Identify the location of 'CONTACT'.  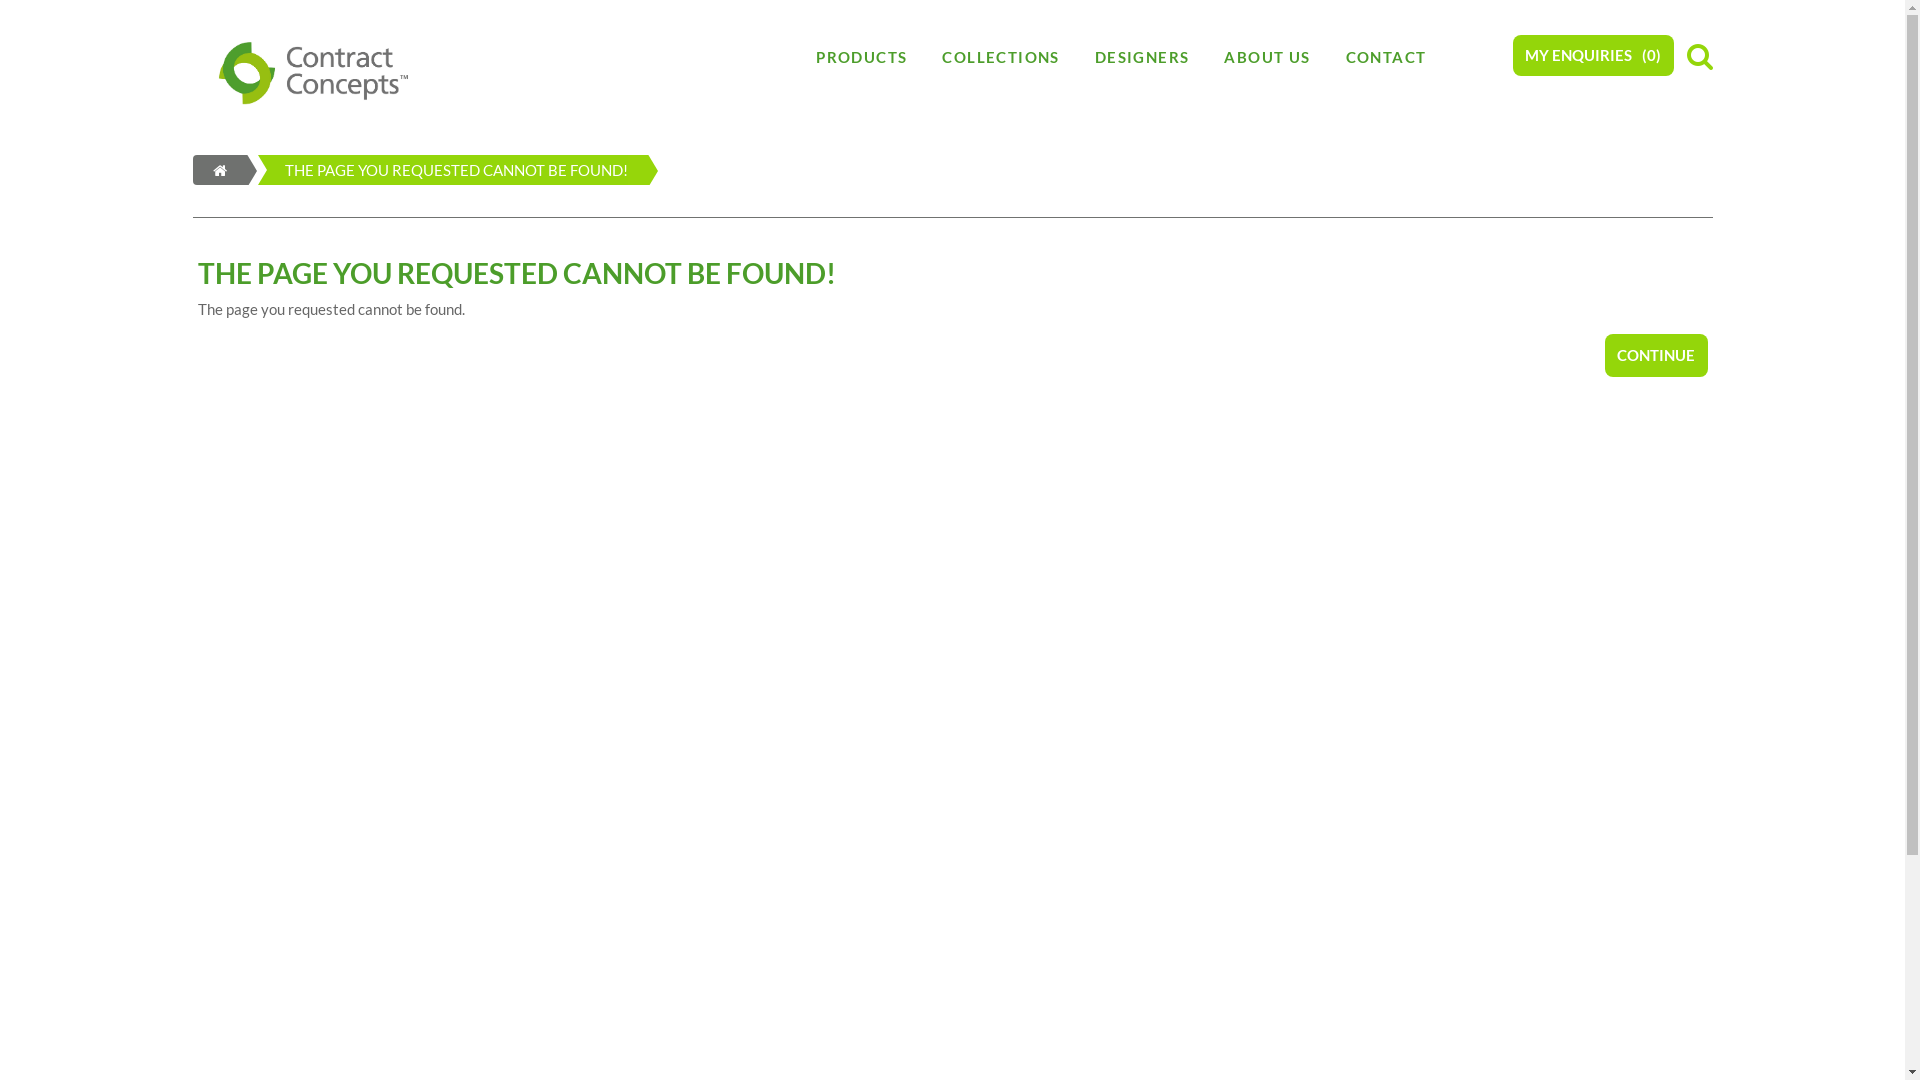
(1329, 56).